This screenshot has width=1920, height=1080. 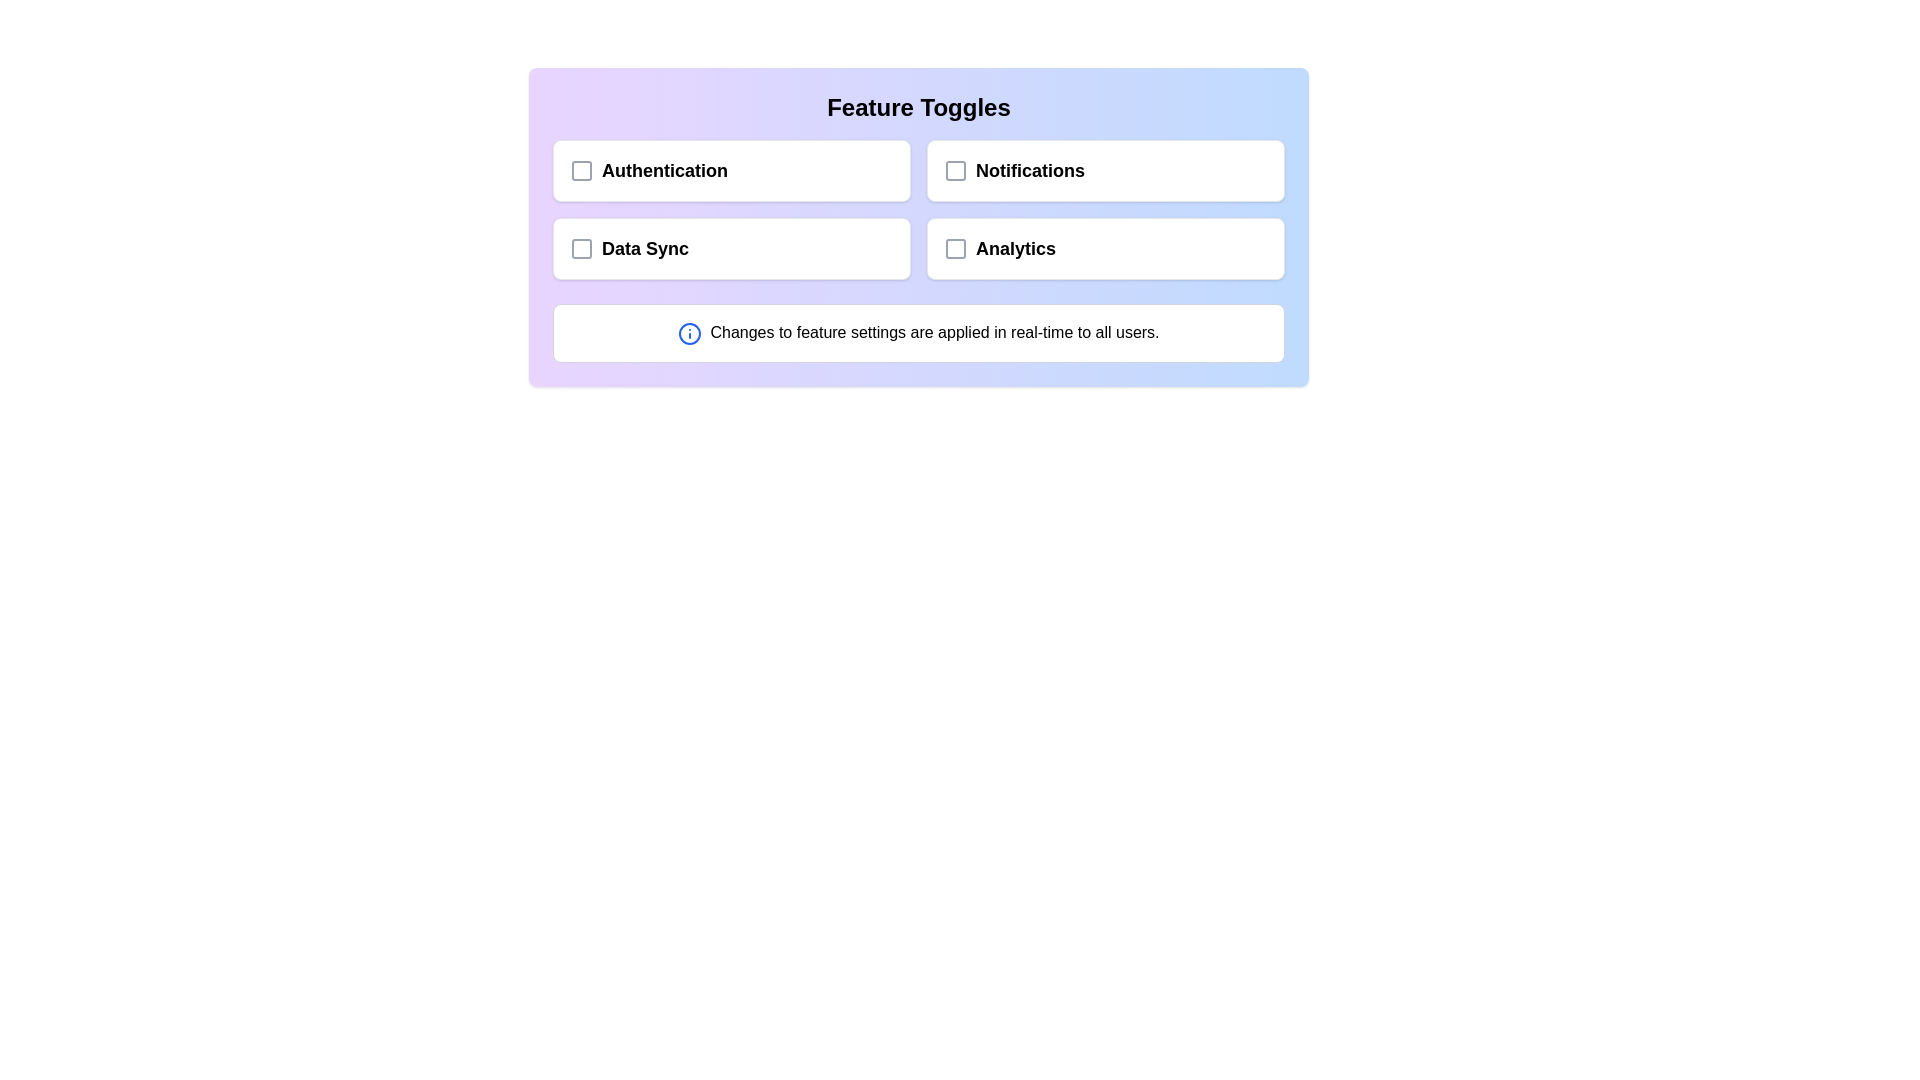 What do you see at coordinates (954, 248) in the screenshot?
I see `the visual indicator icon next to the 'Analytics' label in the 'Feature Toggles' section` at bounding box center [954, 248].